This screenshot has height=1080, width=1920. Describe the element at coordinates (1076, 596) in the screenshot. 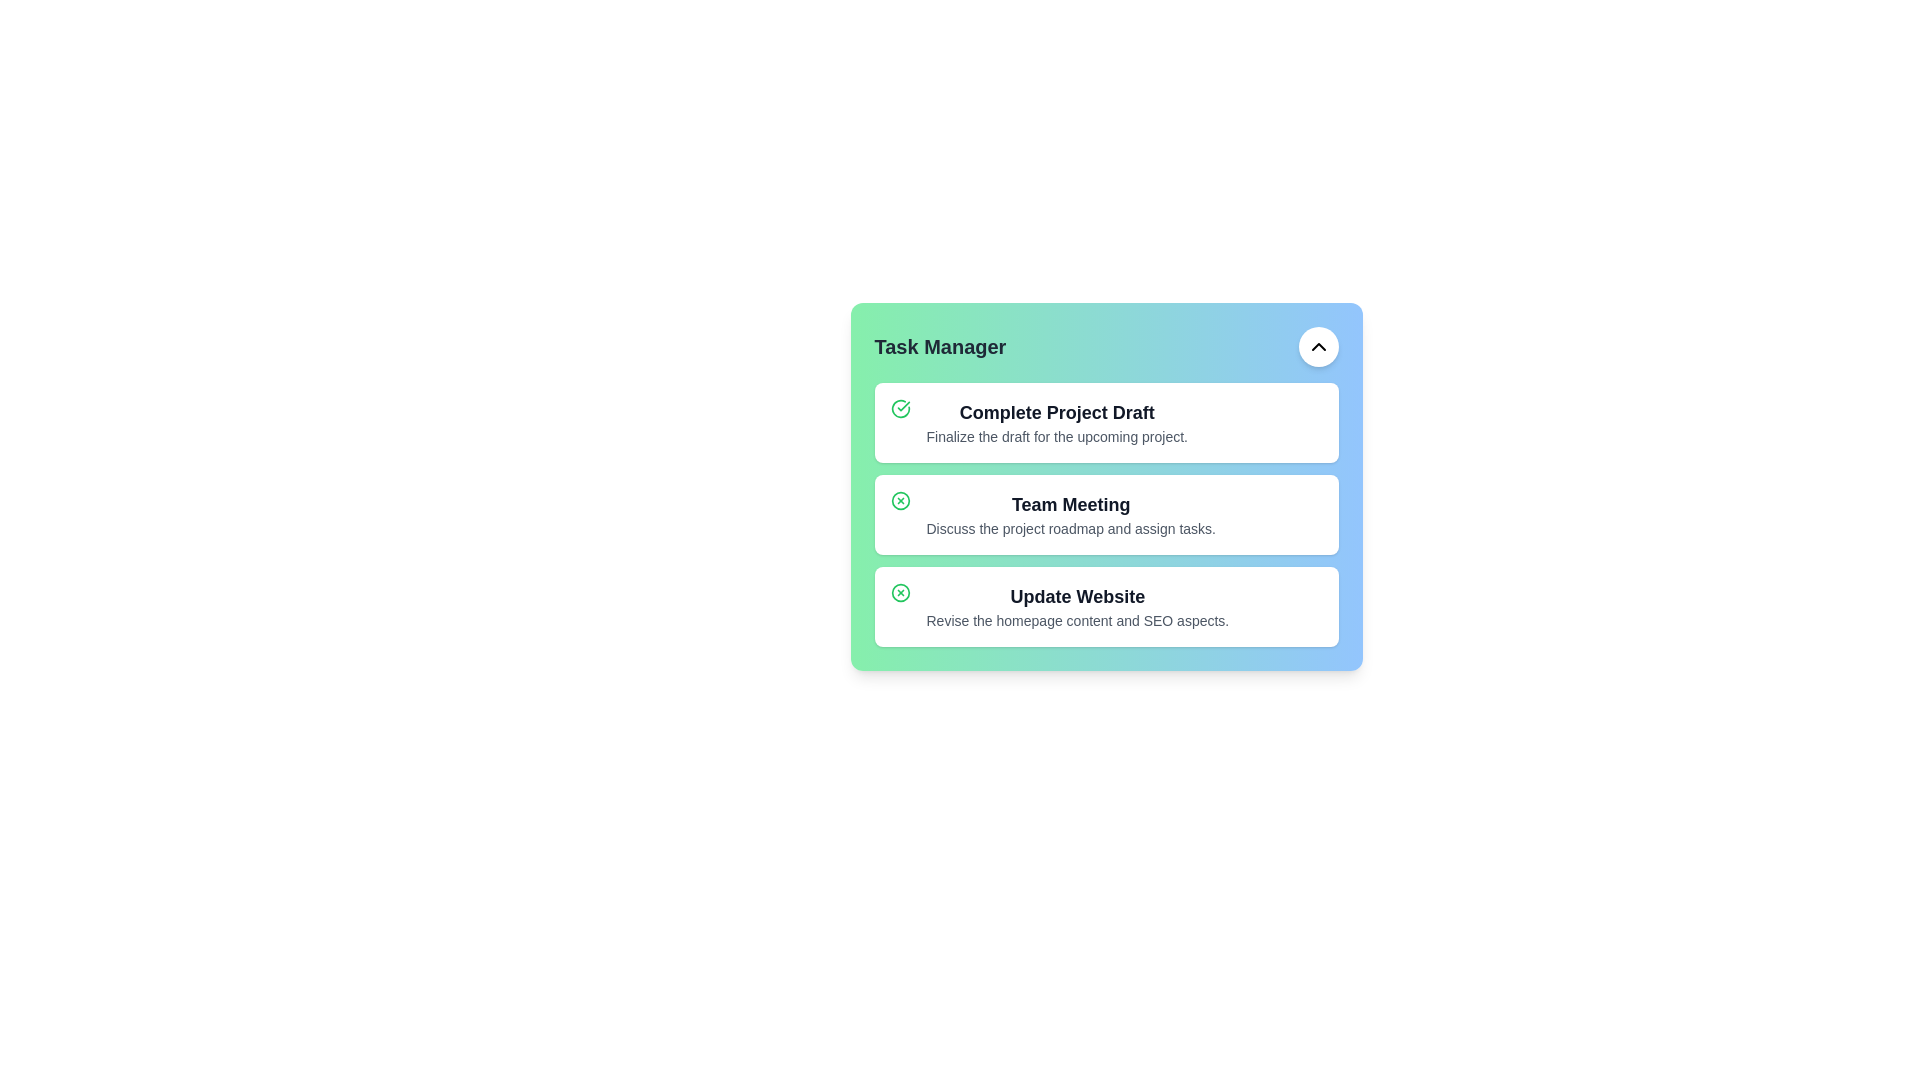

I see `the text of the task titled 'Update Website'` at that location.